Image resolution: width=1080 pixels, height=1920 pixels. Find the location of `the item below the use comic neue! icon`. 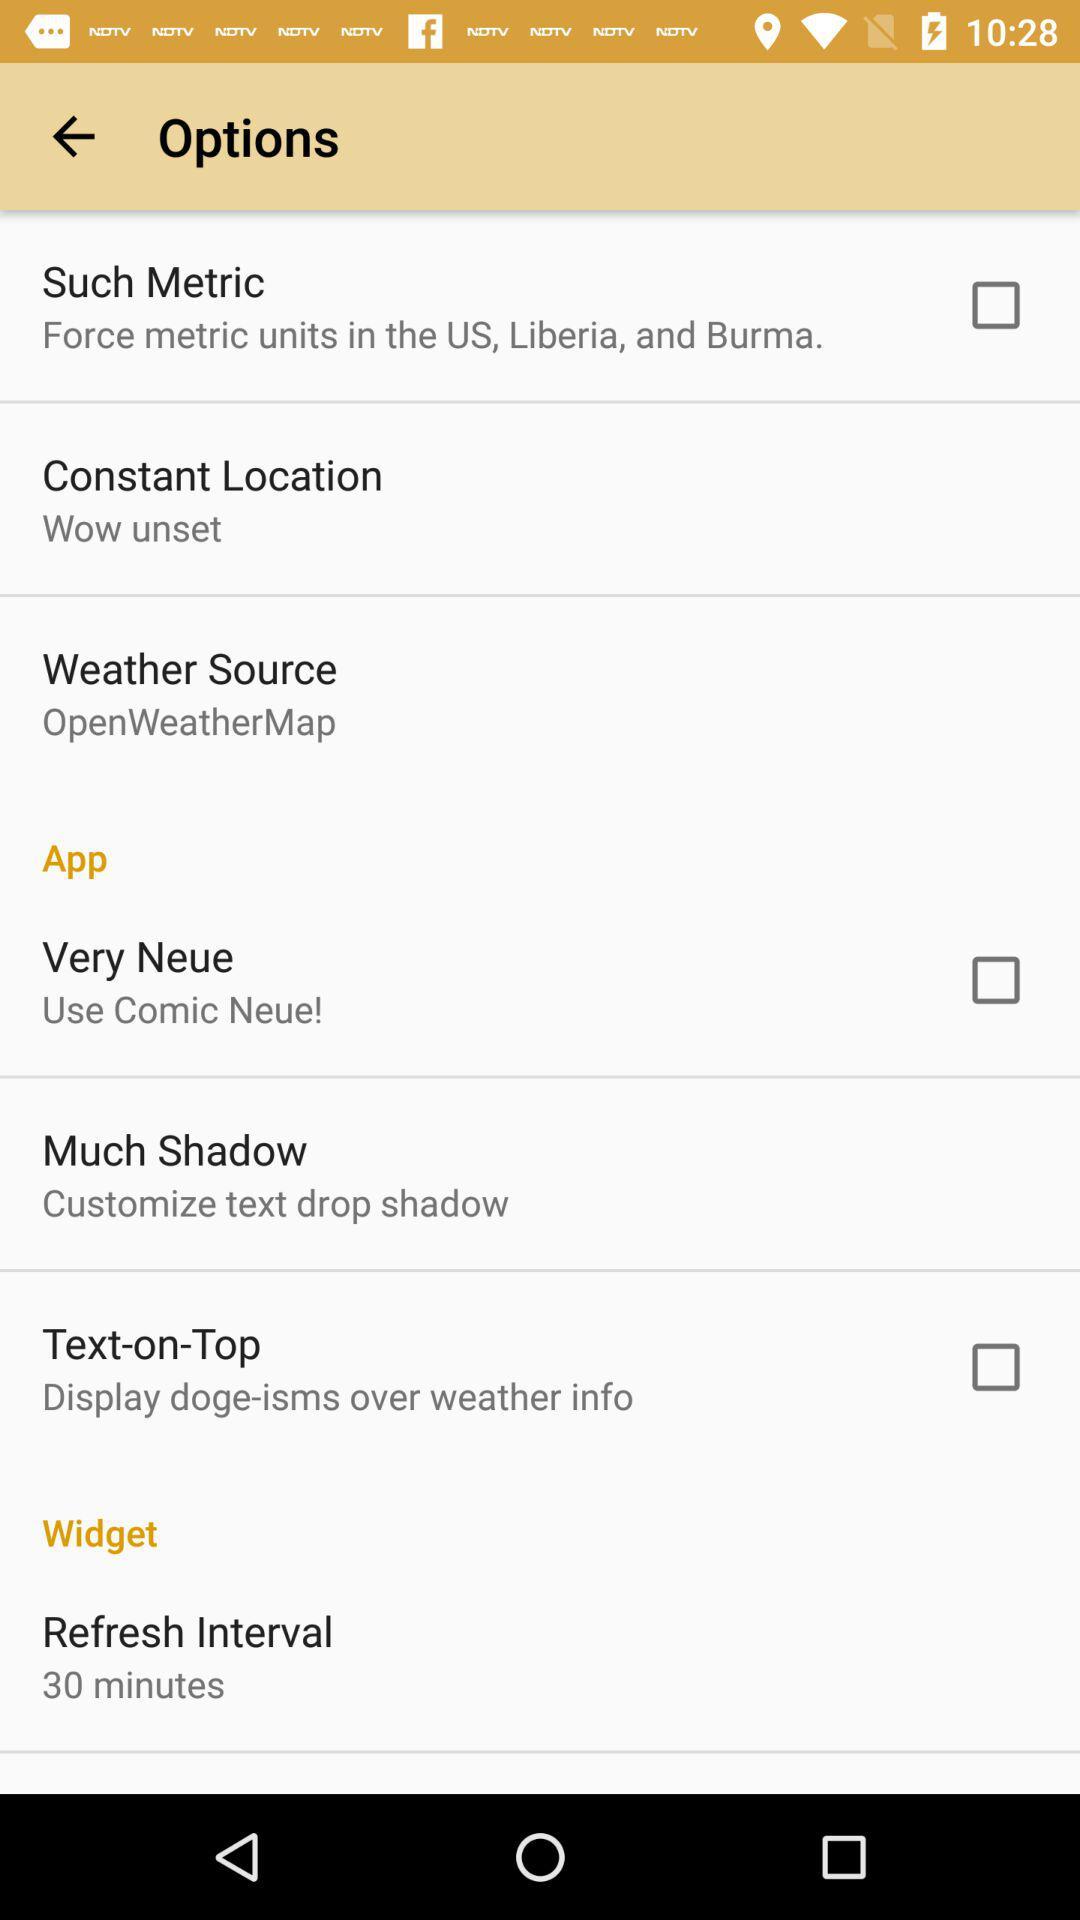

the item below the use comic neue! icon is located at coordinates (173, 1148).